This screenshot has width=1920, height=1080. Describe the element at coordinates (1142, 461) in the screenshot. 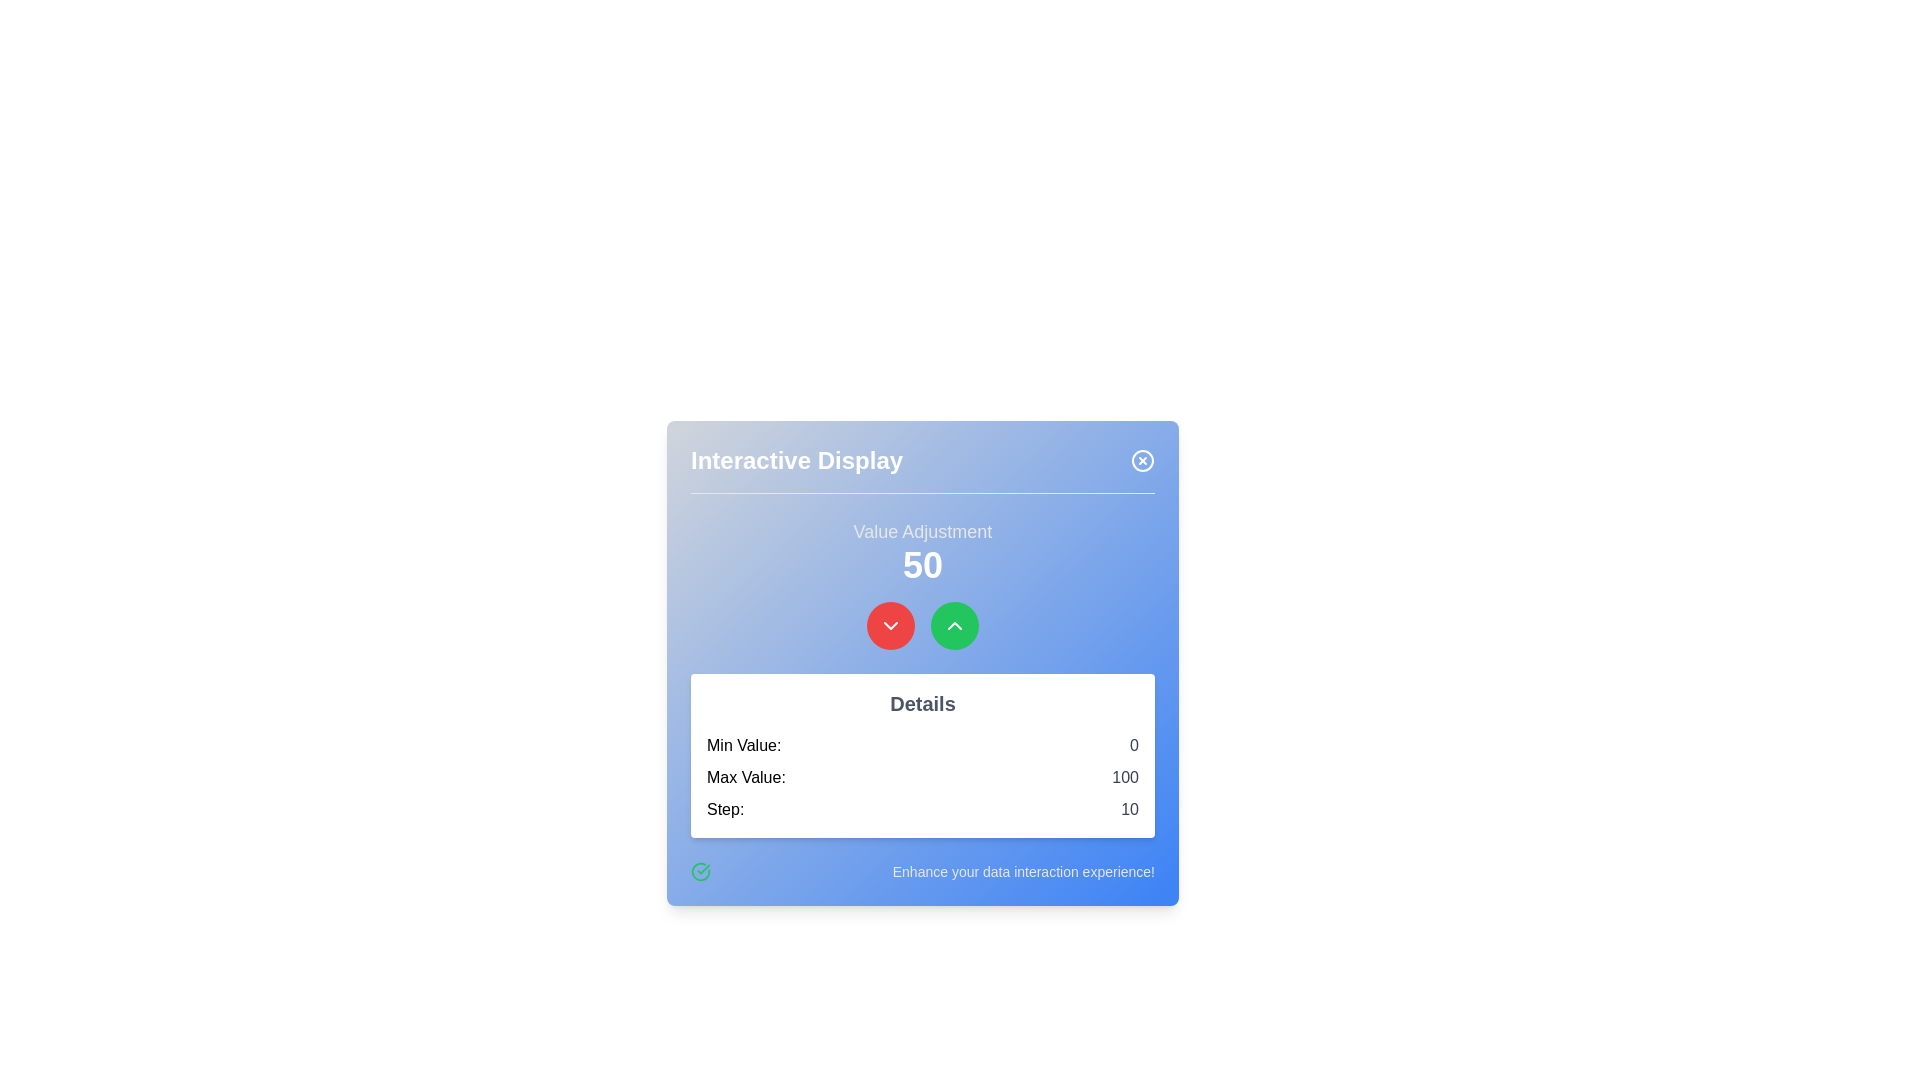

I see `the close button located in the top-right corner of the 'Interactive Display' modal` at that location.